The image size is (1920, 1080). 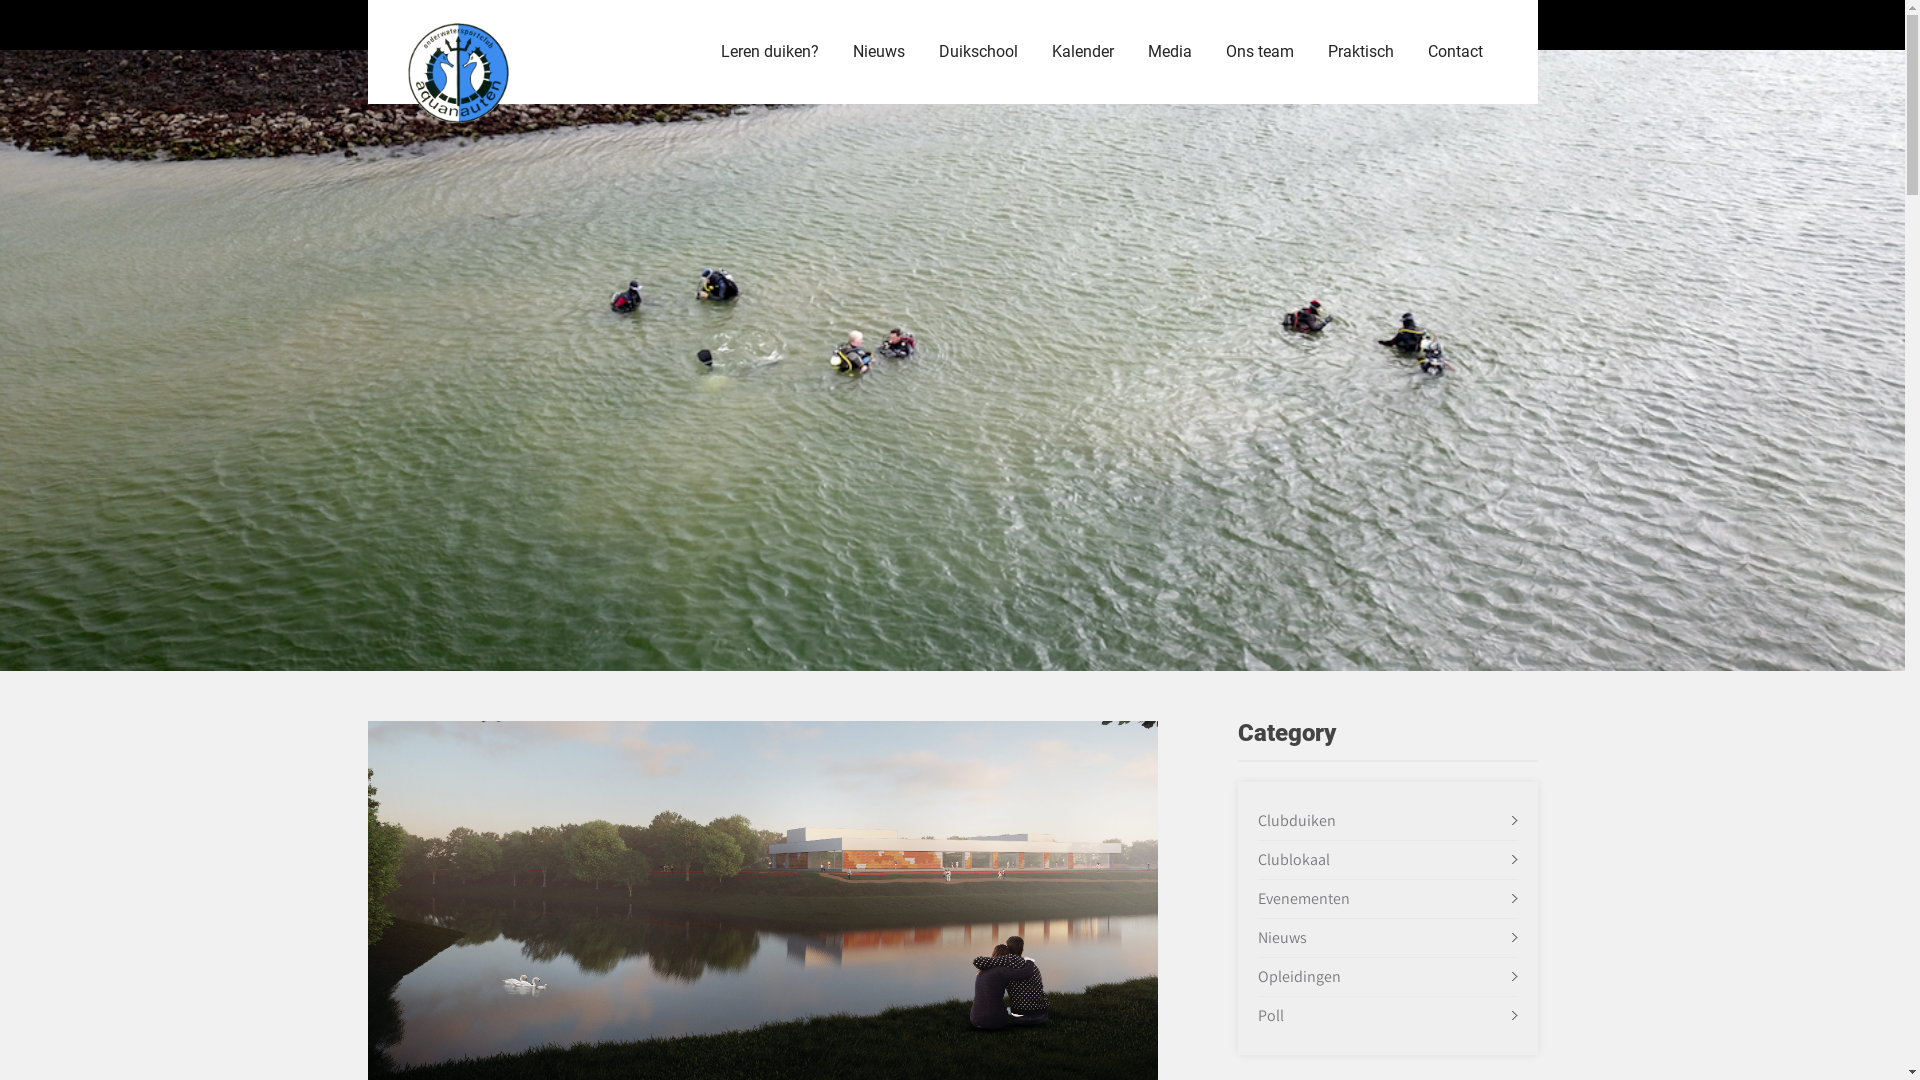 I want to click on 'Evenementen', so click(x=1304, y=897).